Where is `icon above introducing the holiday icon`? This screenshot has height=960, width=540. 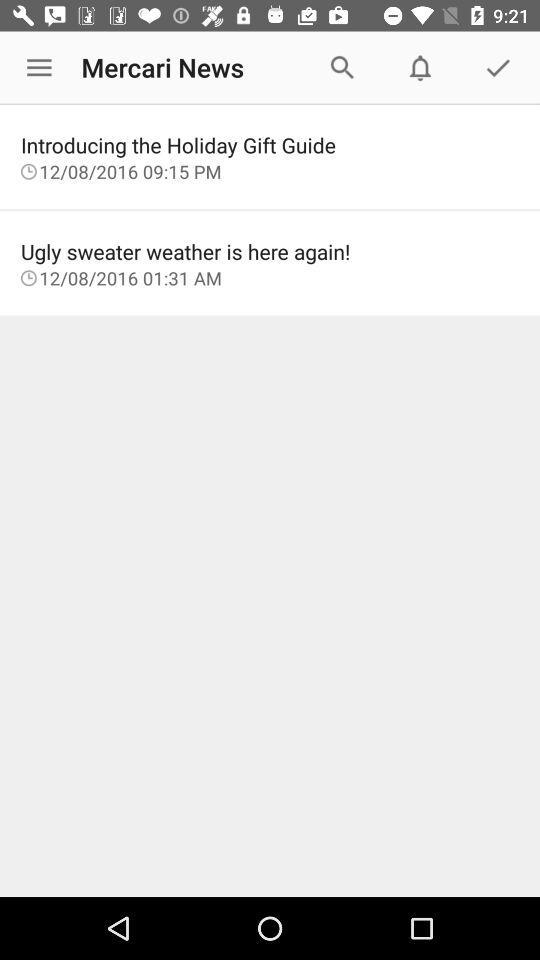 icon above introducing the holiday icon is located at coordinates (39, 68).